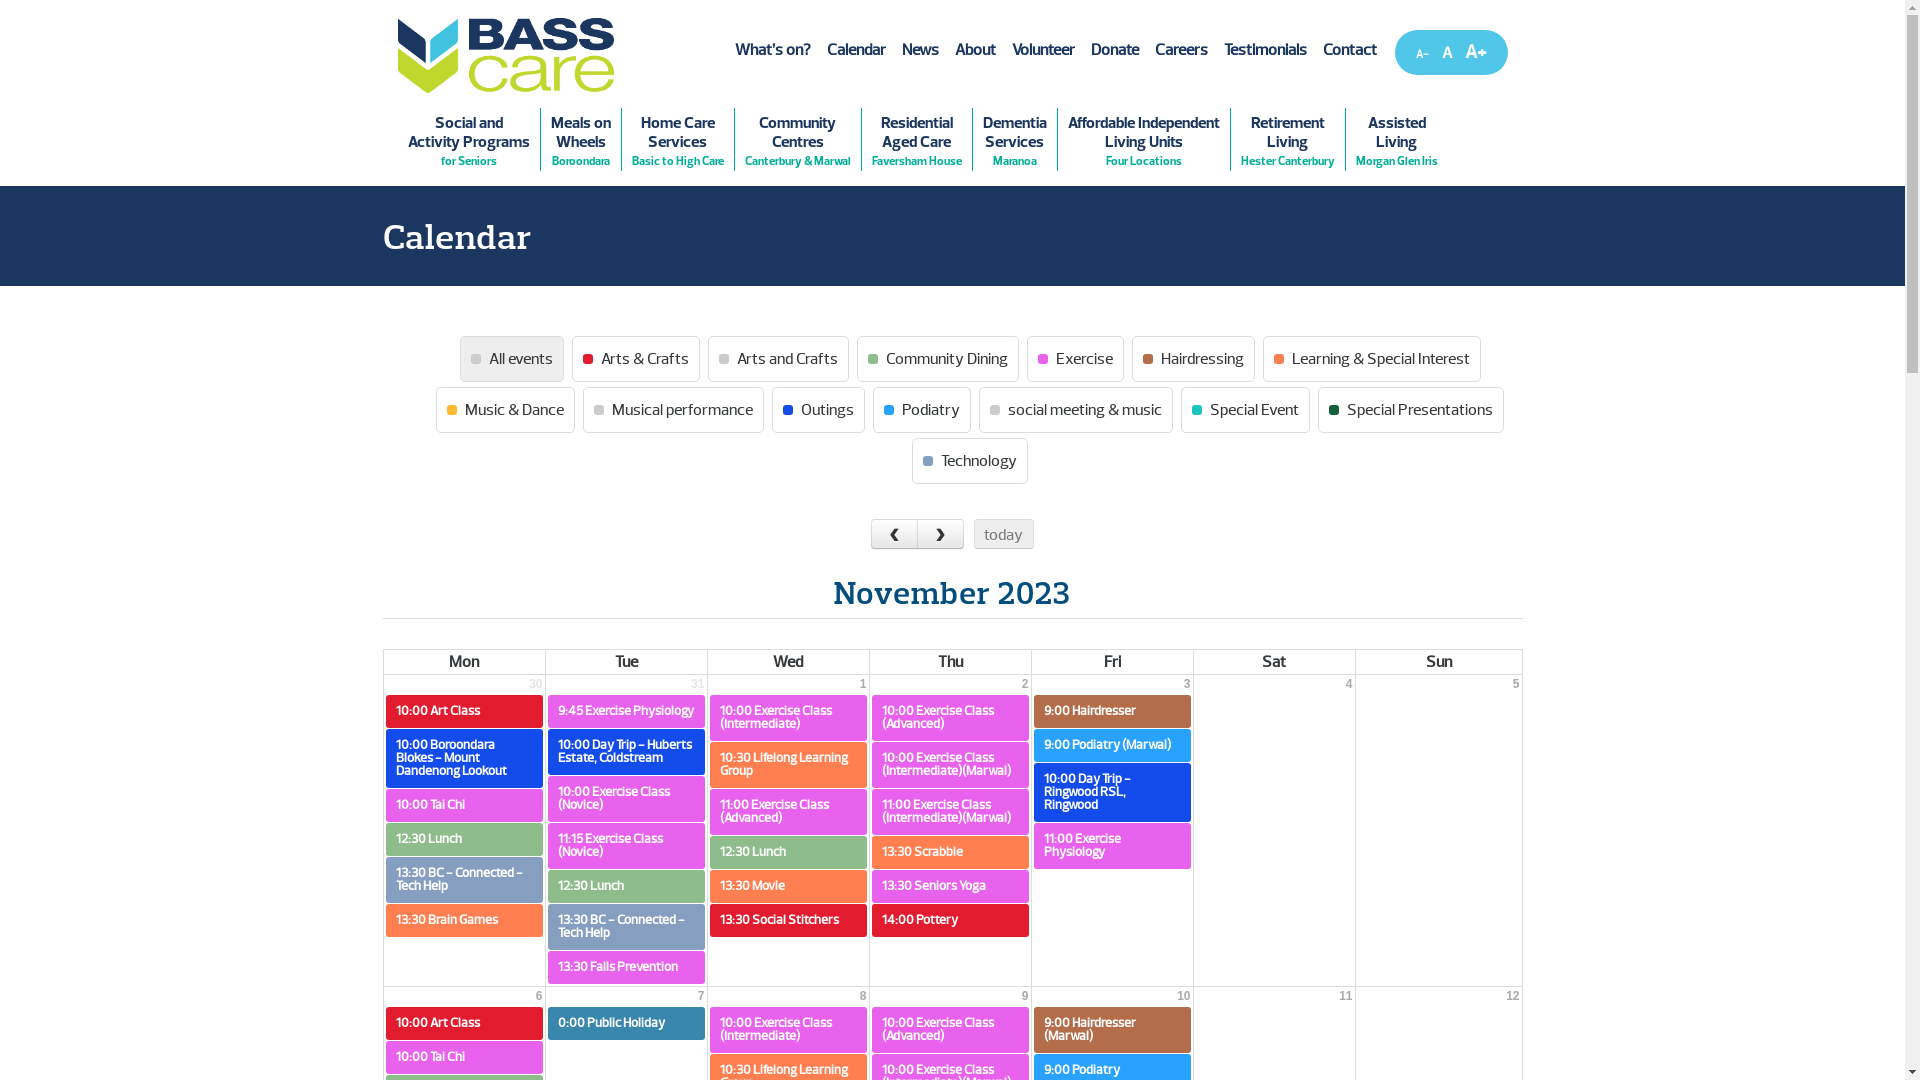 Image resolution: width=1920 pixels, height=1080 pixels. I want to click on '11:00 Exercise Class (Intermediate)(Marwal), so click(949, 812).